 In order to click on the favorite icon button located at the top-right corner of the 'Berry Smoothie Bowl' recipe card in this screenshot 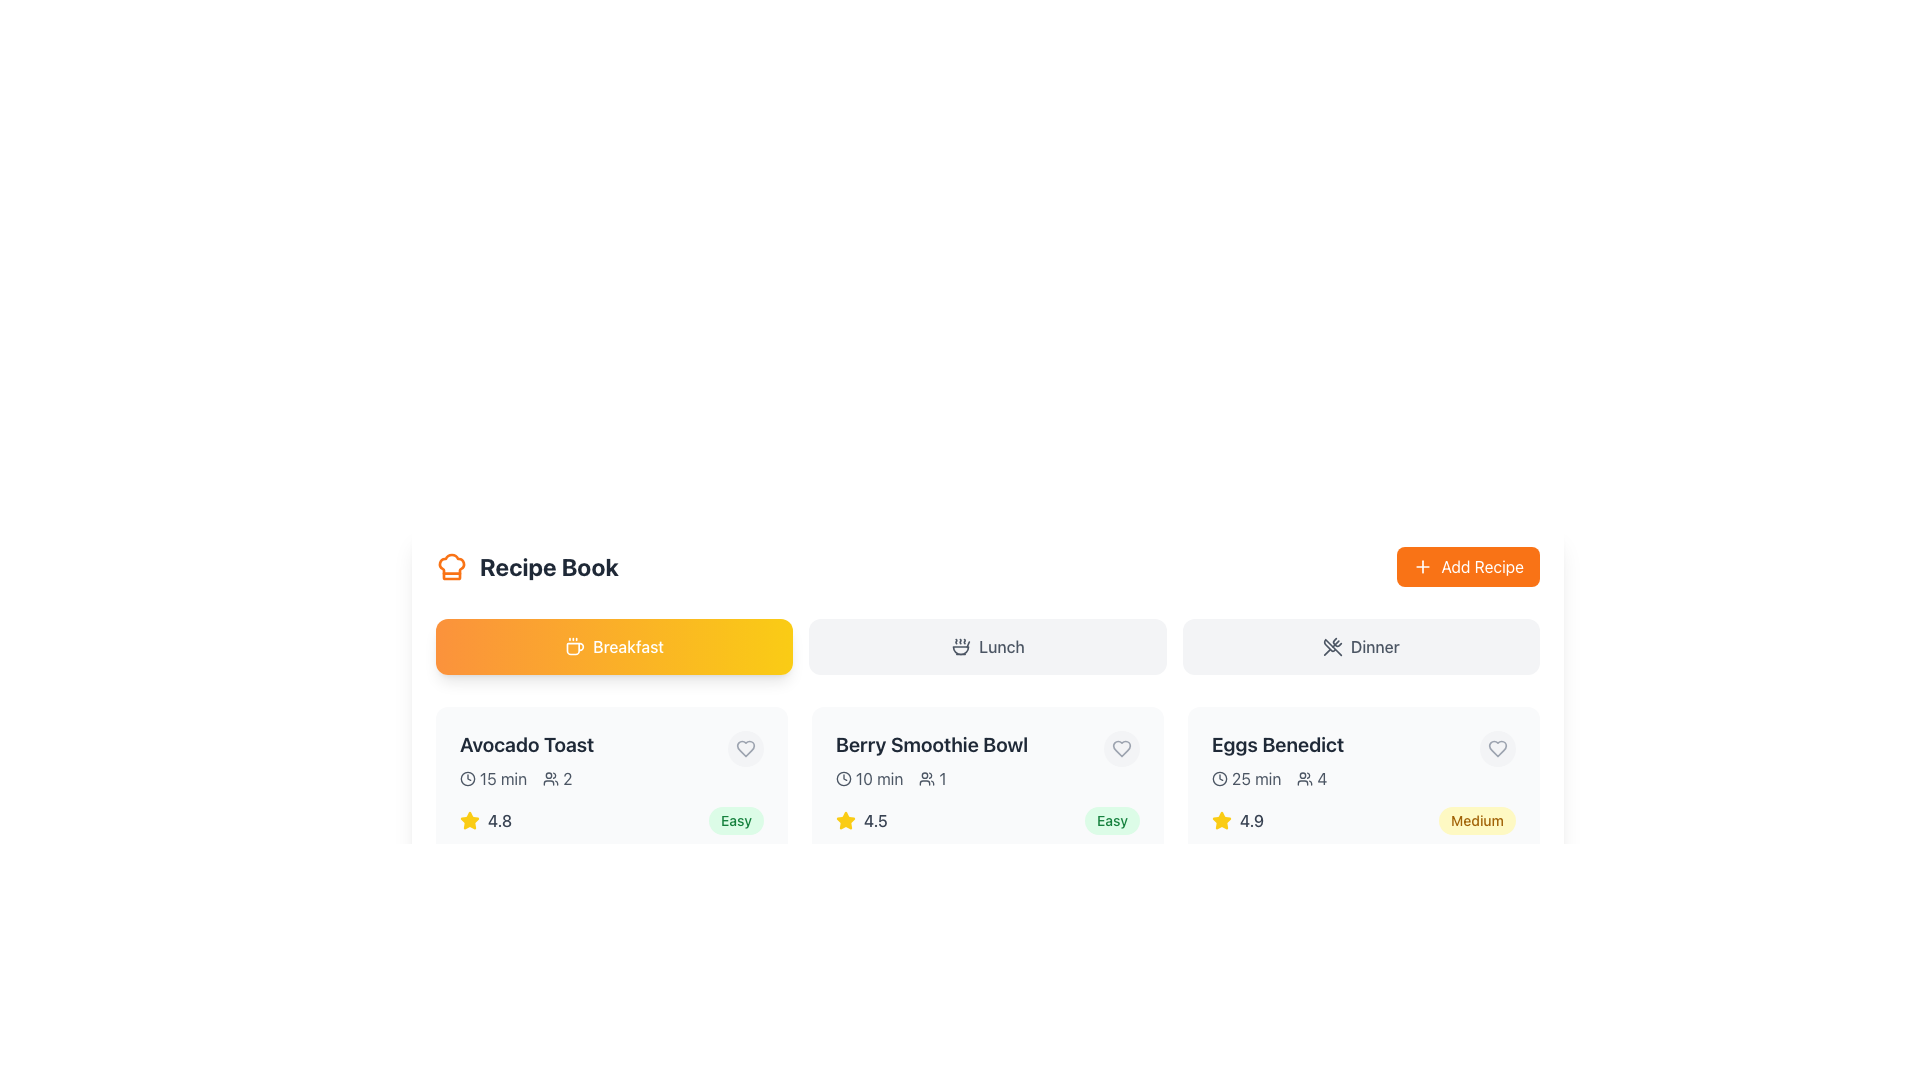, I will do `click(1122, 748)`.